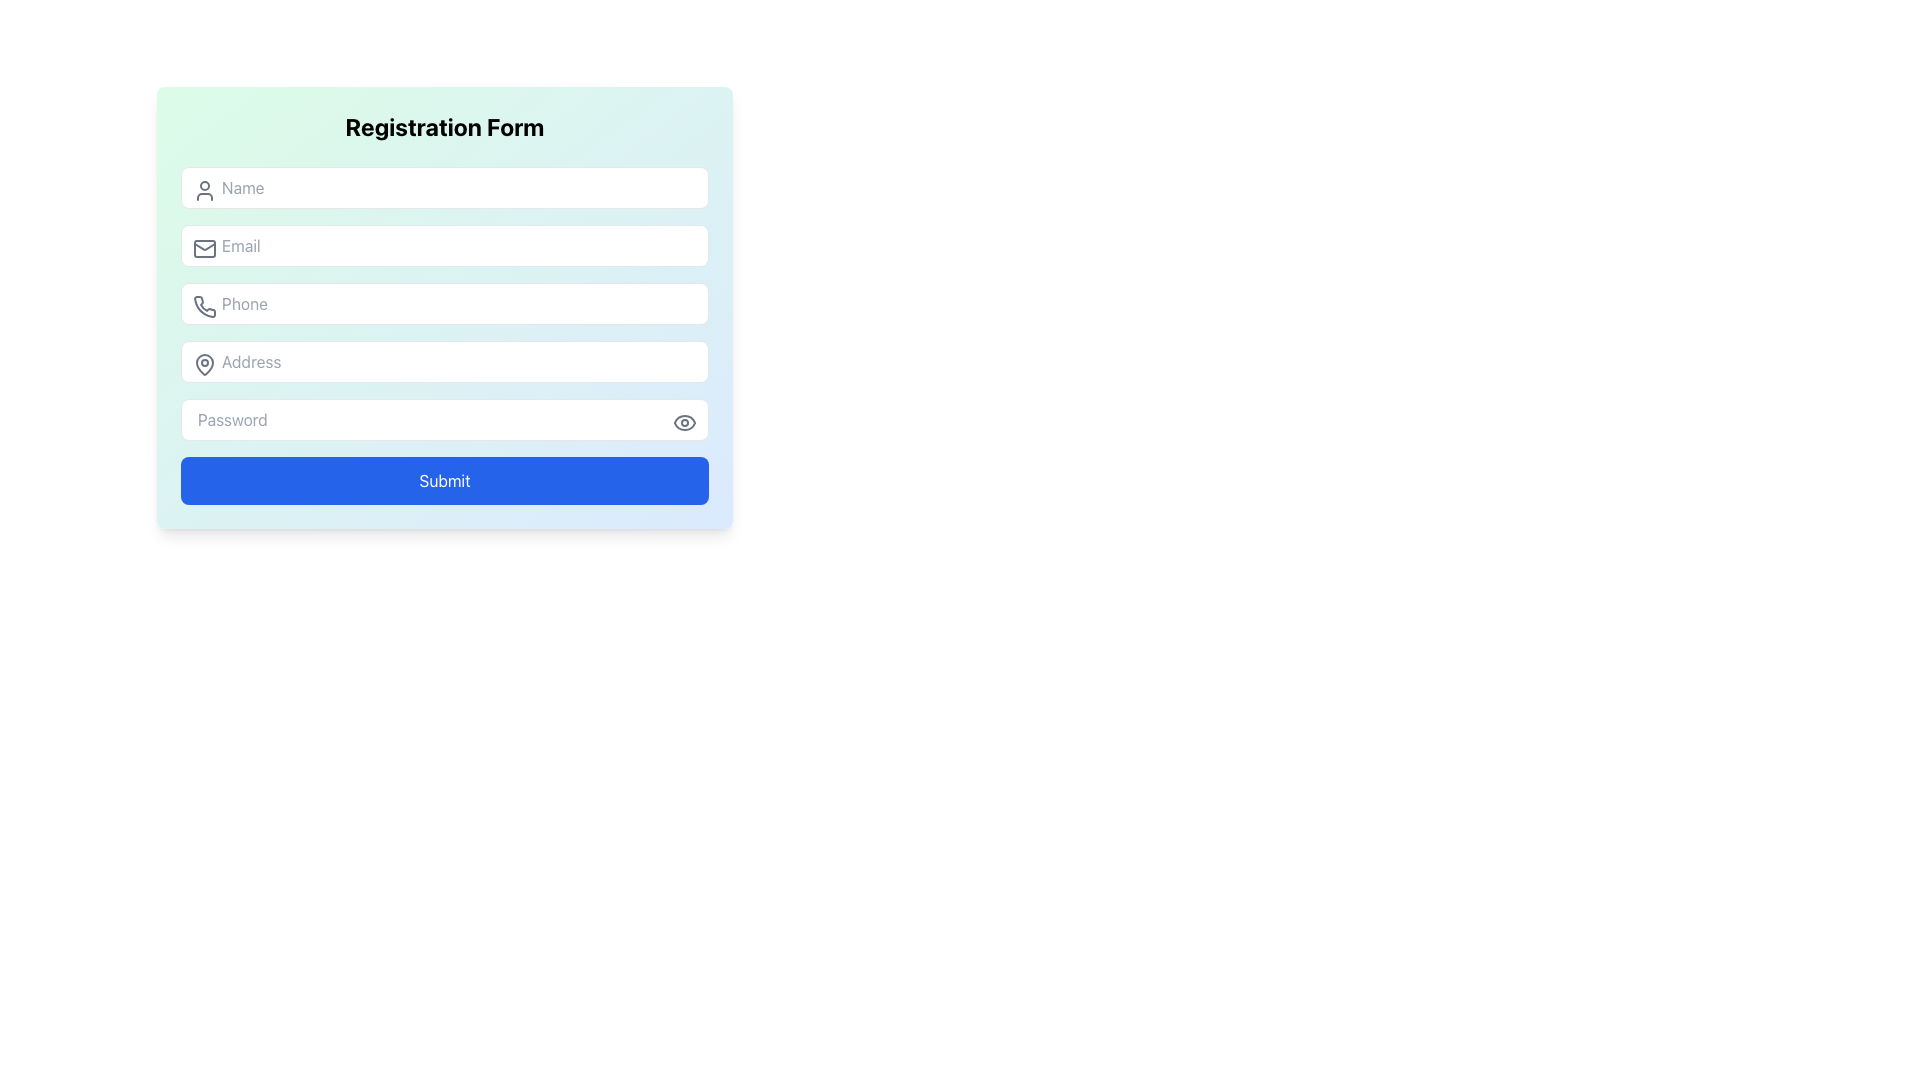 The image size is (1920, 1080). Describe the element at coordinates (685, 422) in the screenshot. I see `the eye-shaped icon button located at the top-right corner of the password input field` at that location.